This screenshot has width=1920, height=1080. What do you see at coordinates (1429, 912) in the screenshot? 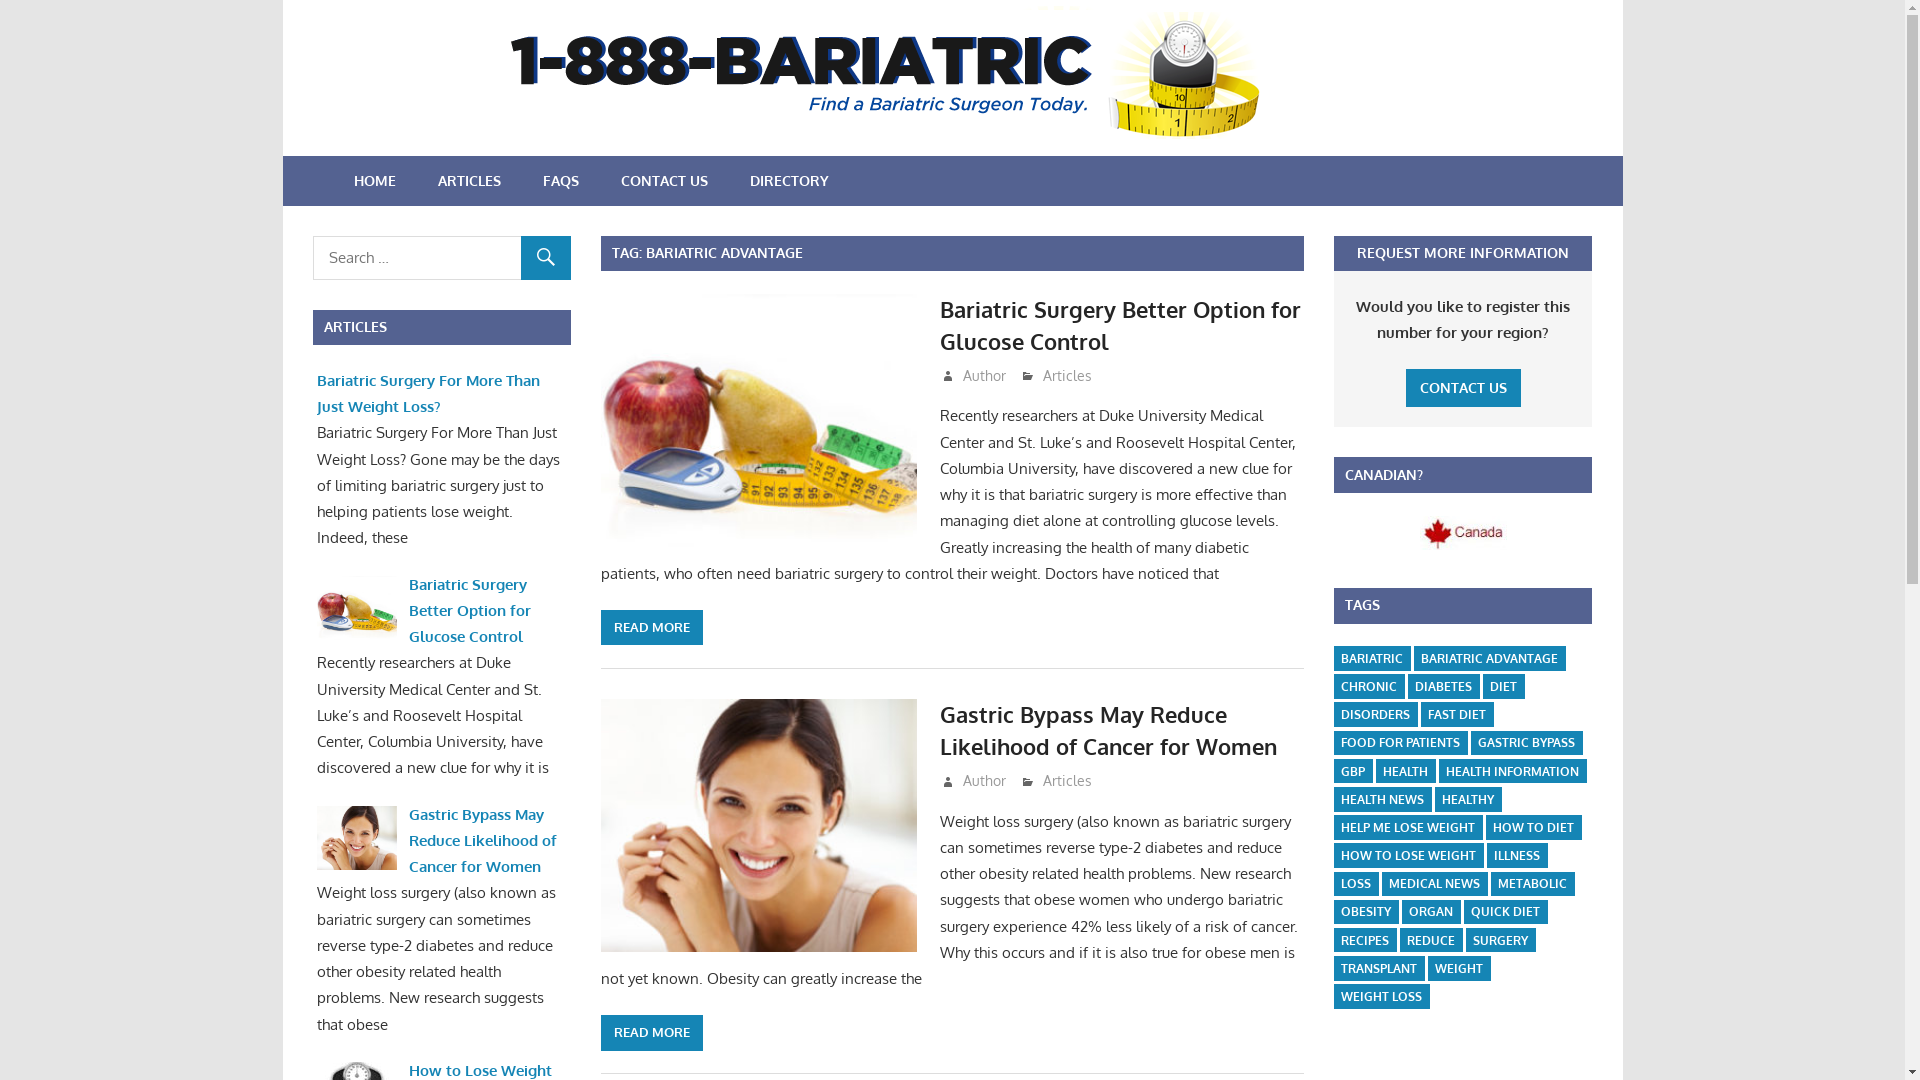
I see `'ORGAN'` at bounding box center [1429, 912].